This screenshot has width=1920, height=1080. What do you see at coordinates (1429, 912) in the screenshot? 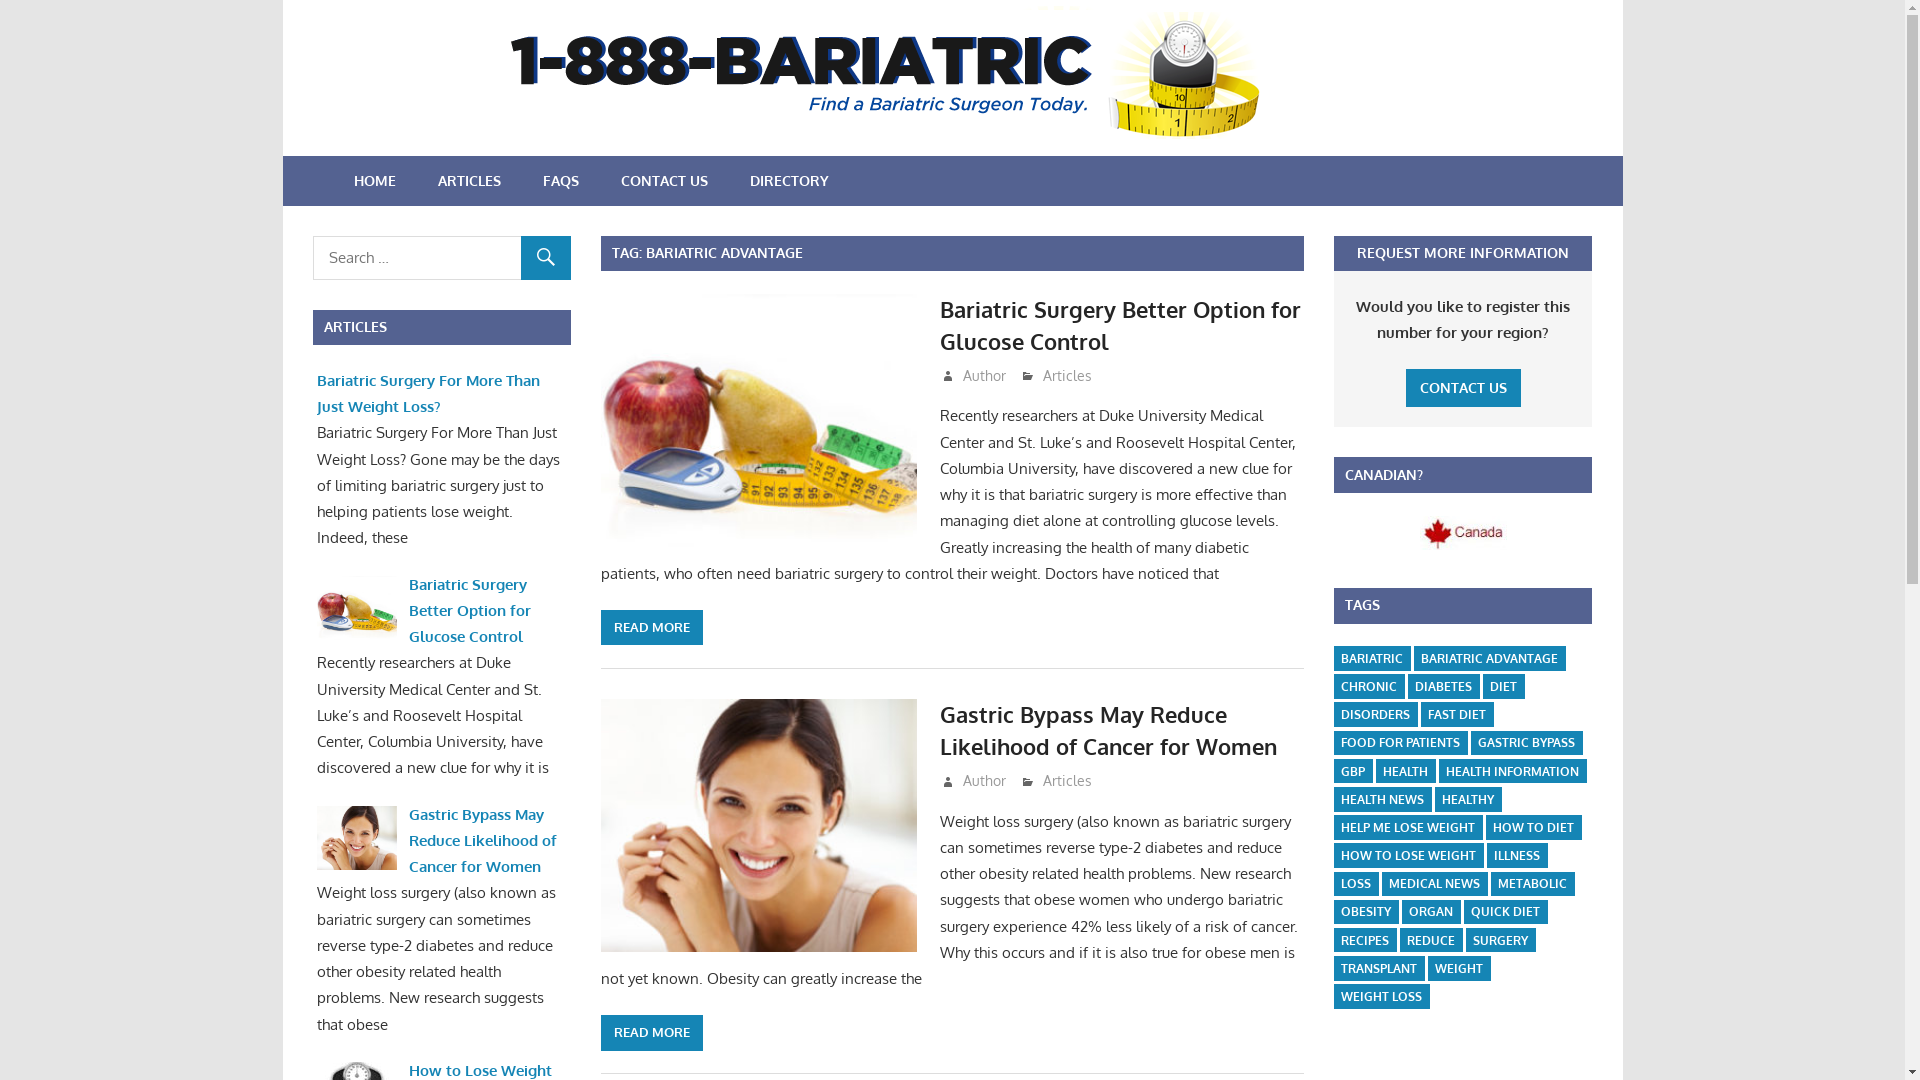
I see `'ORGAN'` at bounding box center [1429, 912].